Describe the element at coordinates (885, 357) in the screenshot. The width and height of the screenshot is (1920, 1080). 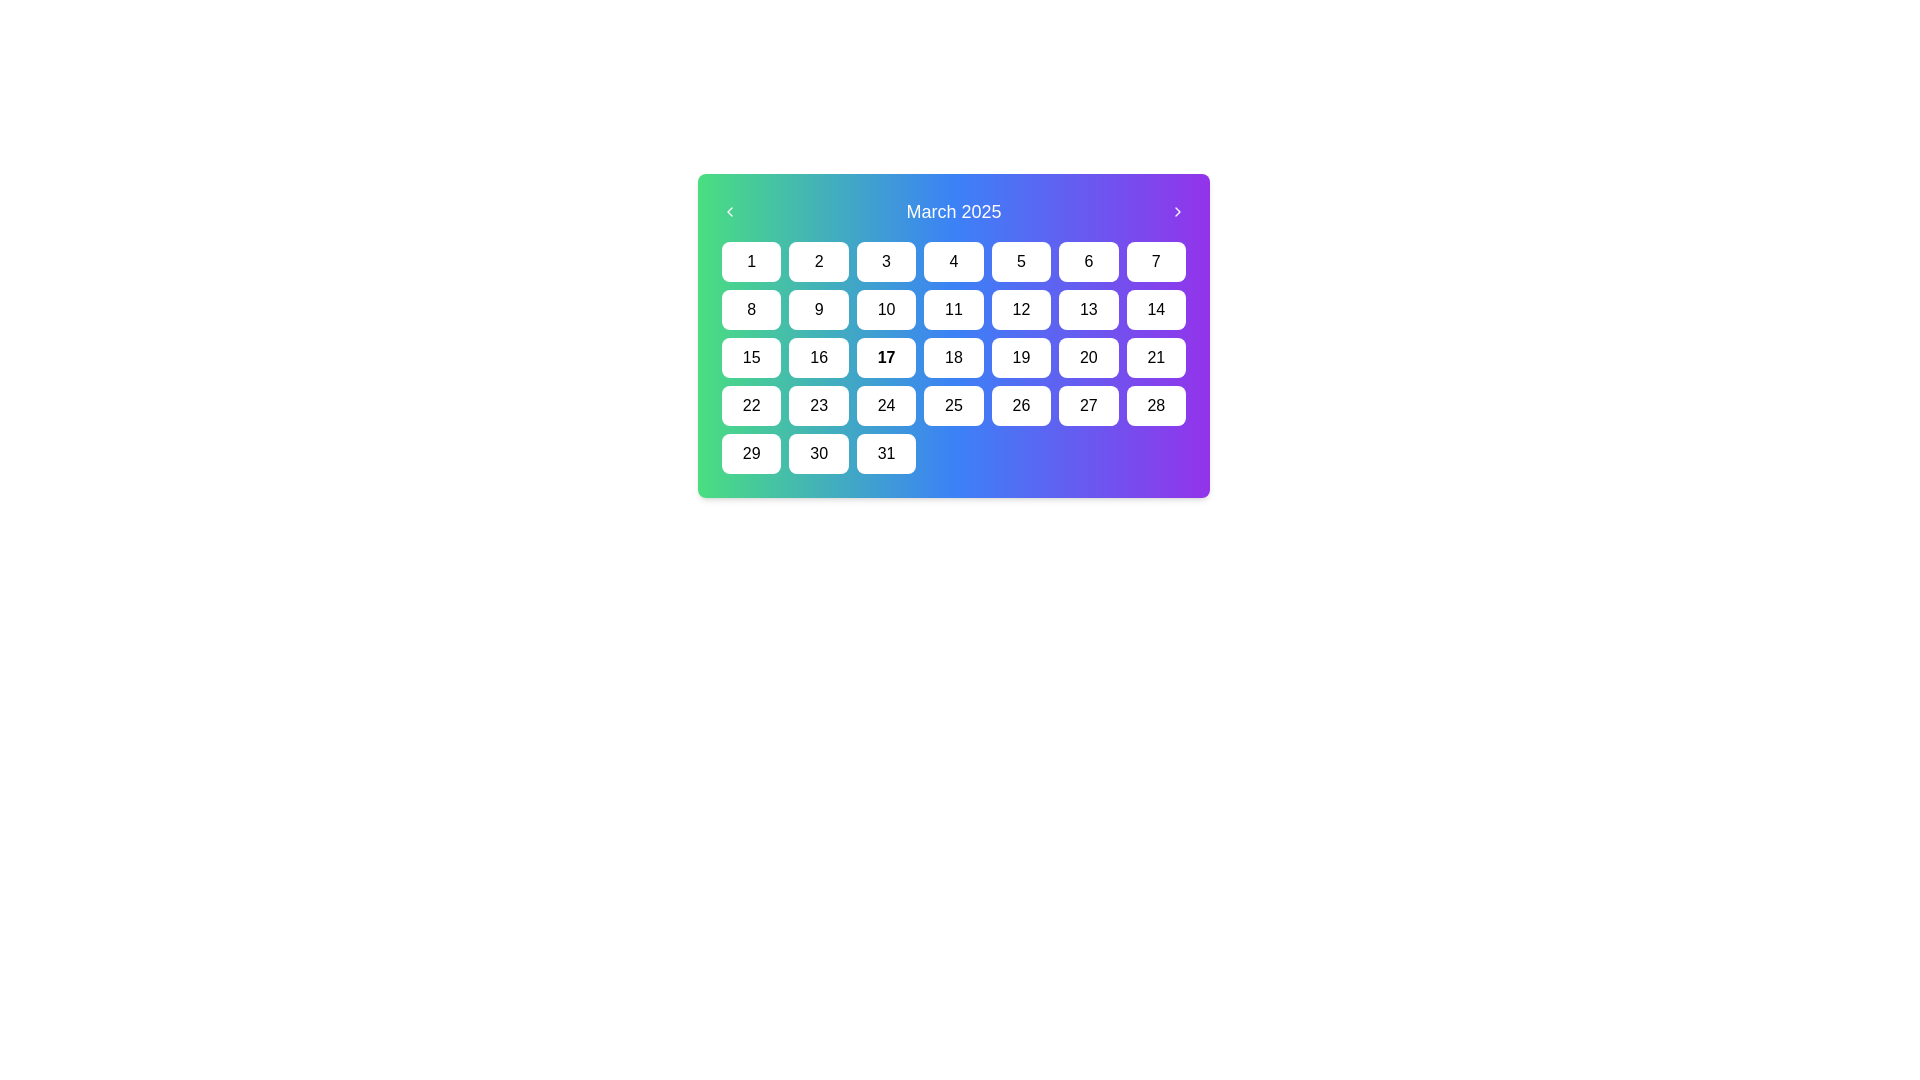
I see `the clickable calendar day cell displaying the number '17', which has a blue background and bold white text` at that location.